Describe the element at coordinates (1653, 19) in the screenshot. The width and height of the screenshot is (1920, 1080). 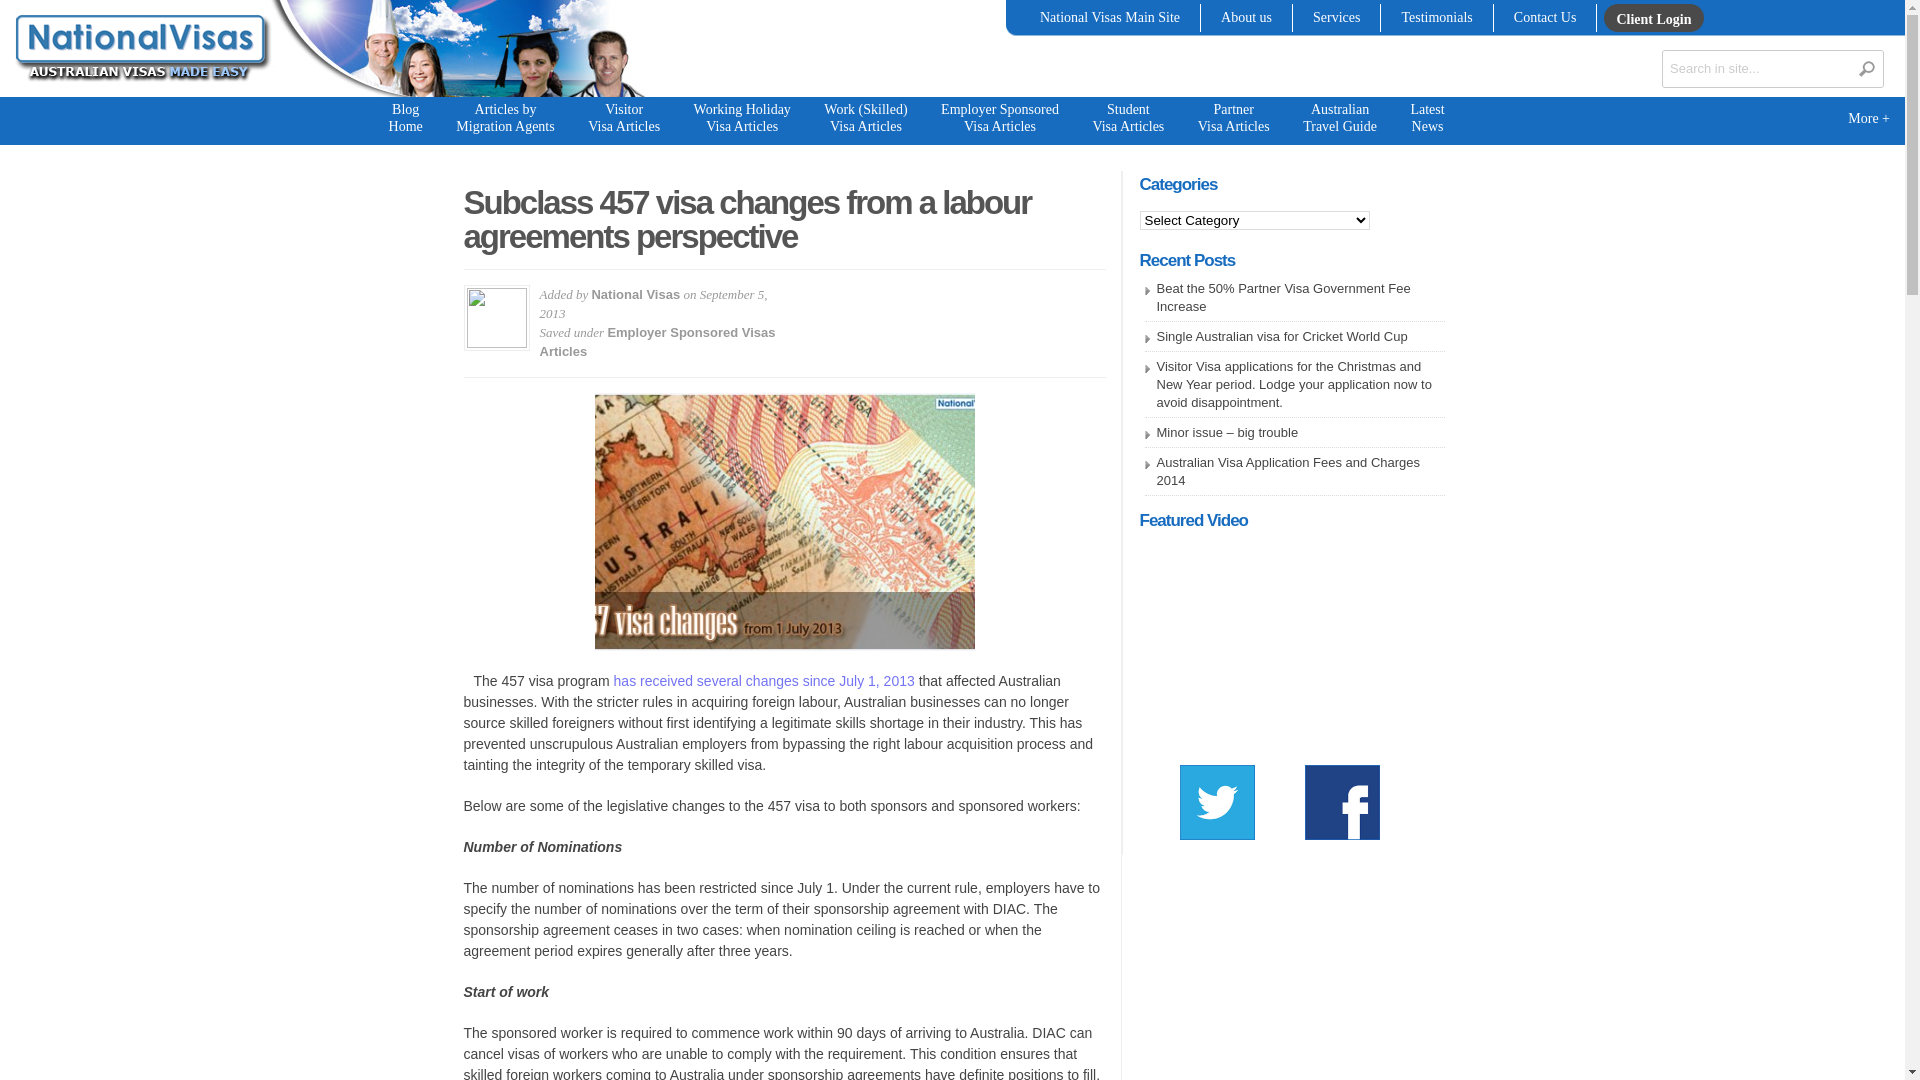
I see `'Client Login'` at that location.